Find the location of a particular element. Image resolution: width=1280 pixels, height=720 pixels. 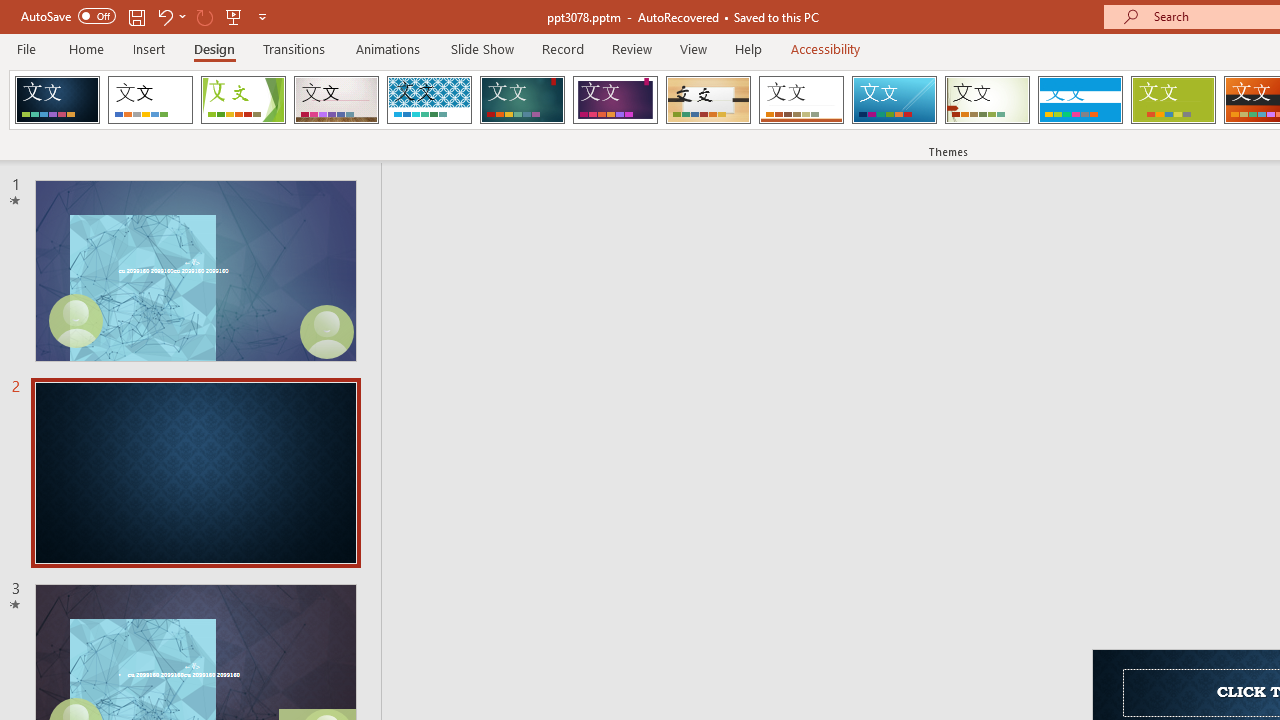

'Banded' is located at coordinates (1079, 100).